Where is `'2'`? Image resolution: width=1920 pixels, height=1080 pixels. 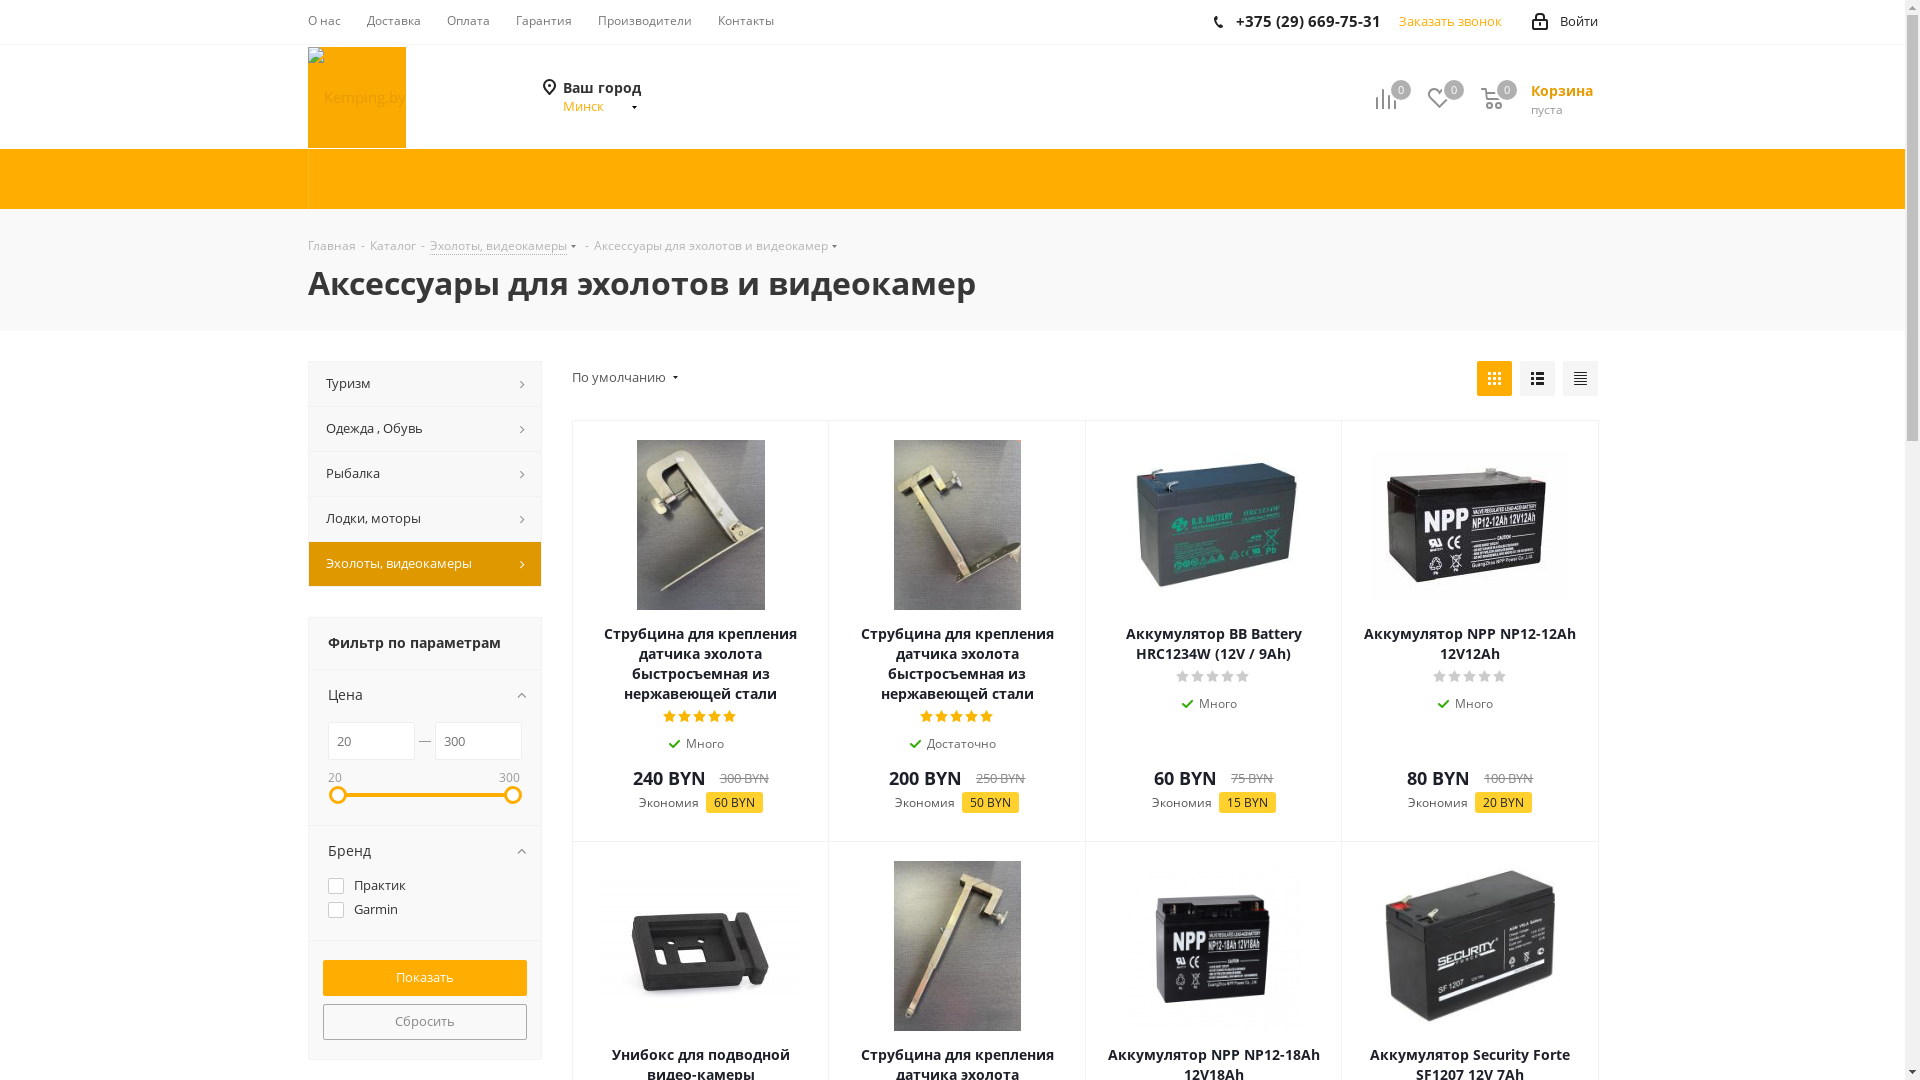 '2' is located at coordinates (1198, 676).